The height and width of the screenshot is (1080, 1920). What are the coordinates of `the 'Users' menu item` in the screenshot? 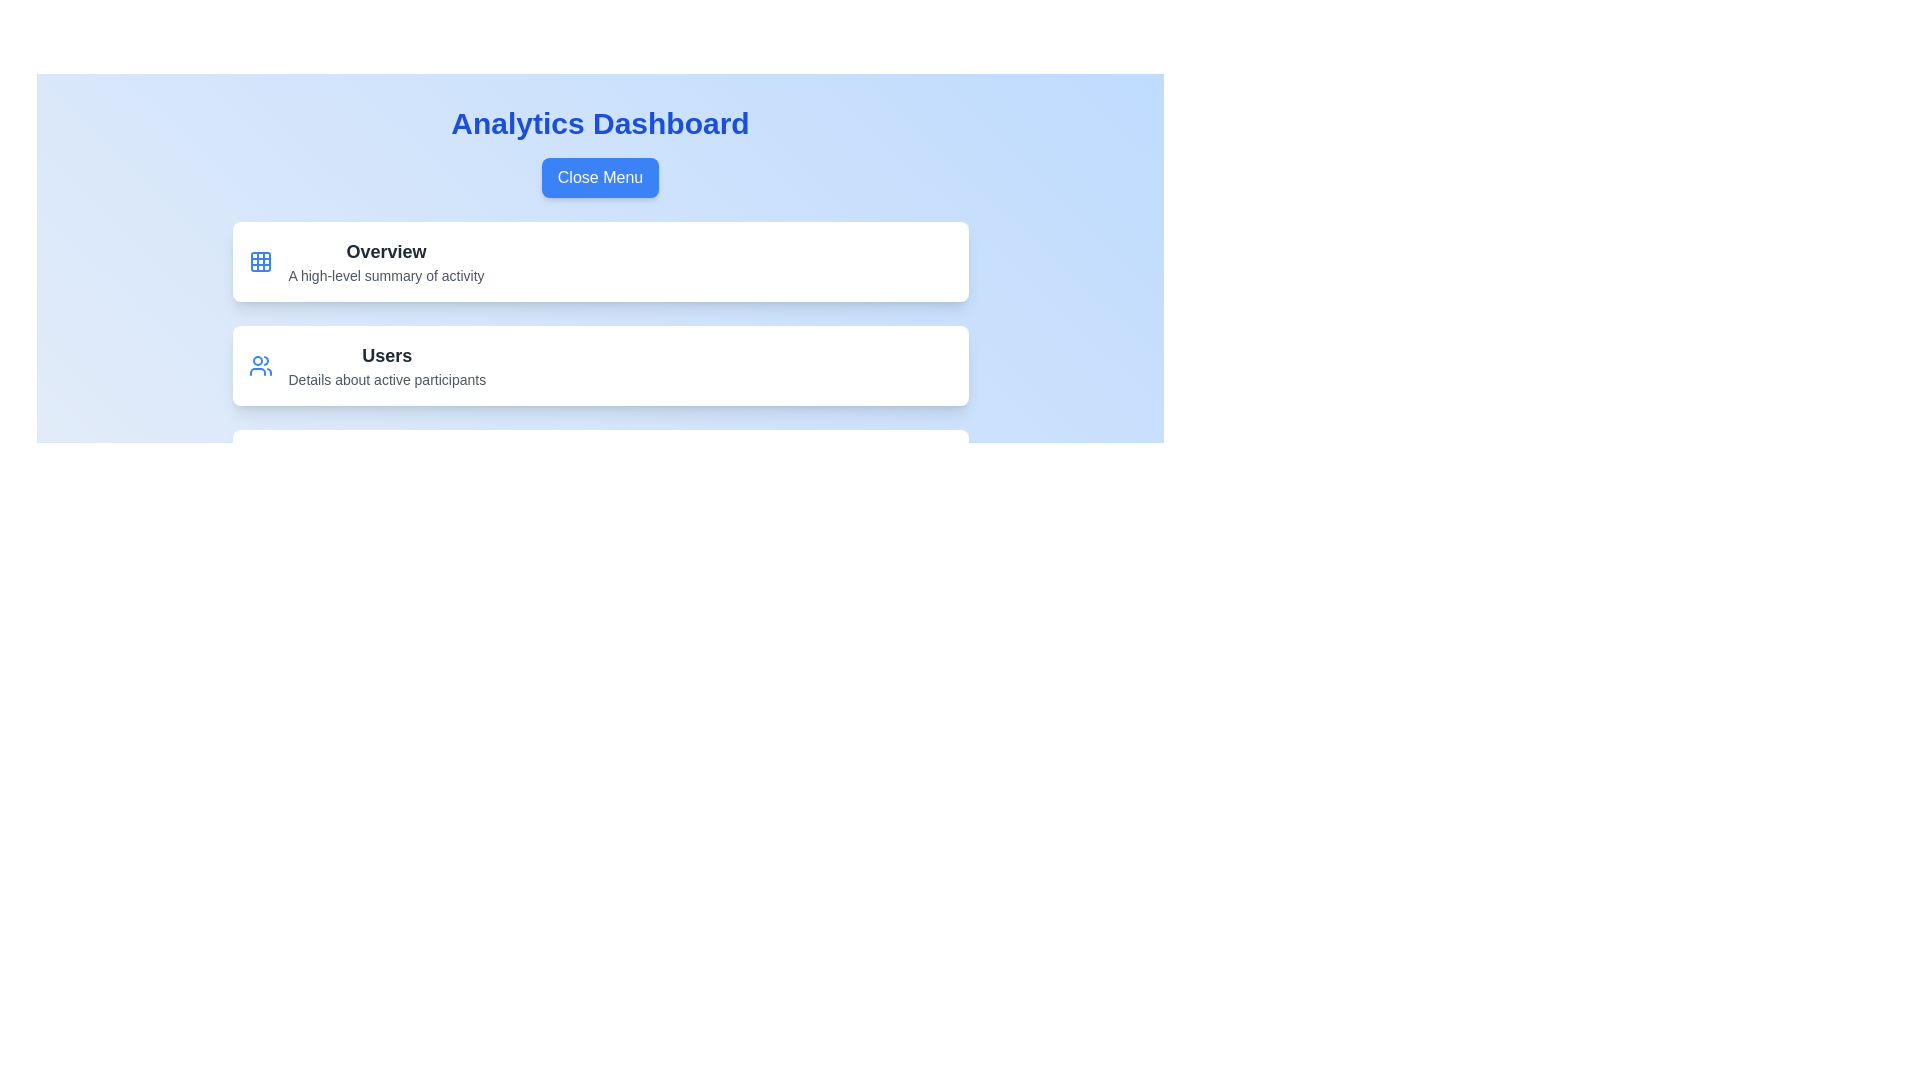 It's located at (599, 366).